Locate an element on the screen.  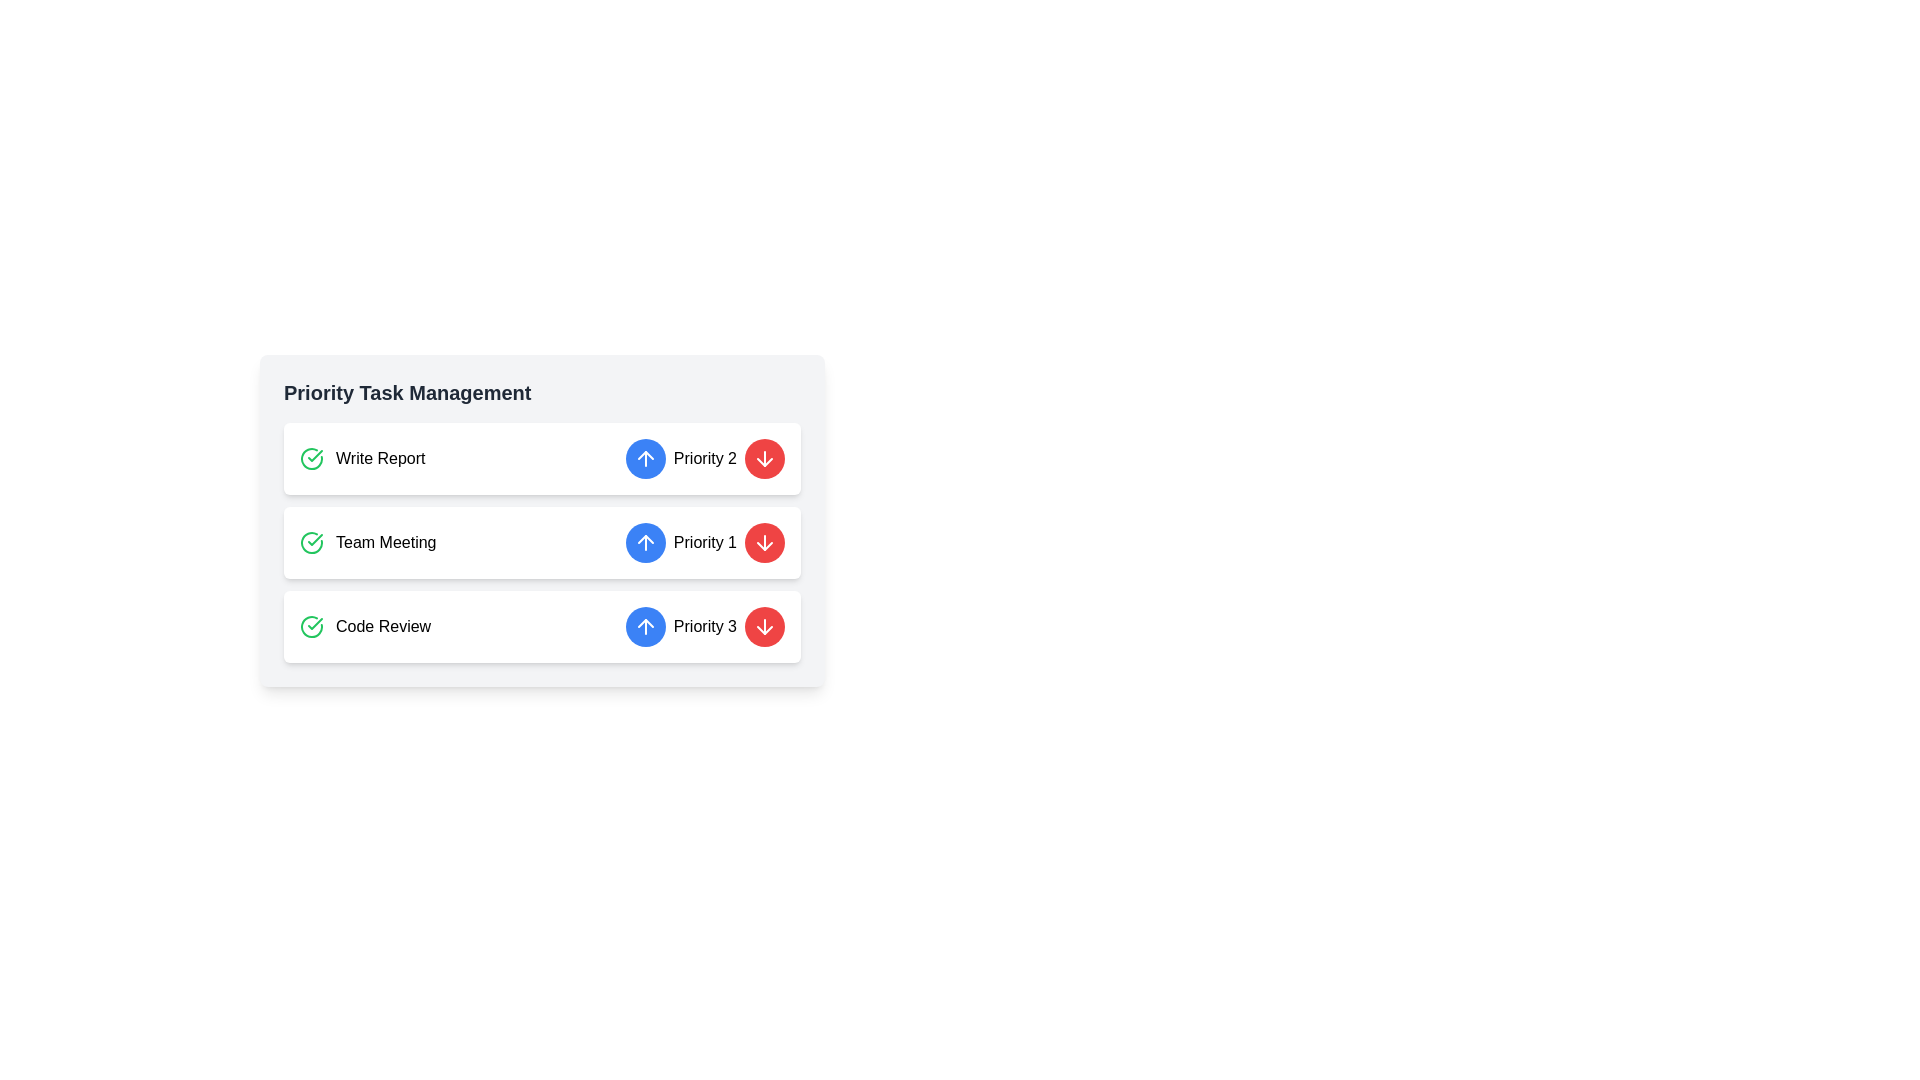
the green circular icon with a checkmark located to the left of the text 'Code Review' in the third entry of the 'Priority Task Management' list is located at coordinates (311, 626).